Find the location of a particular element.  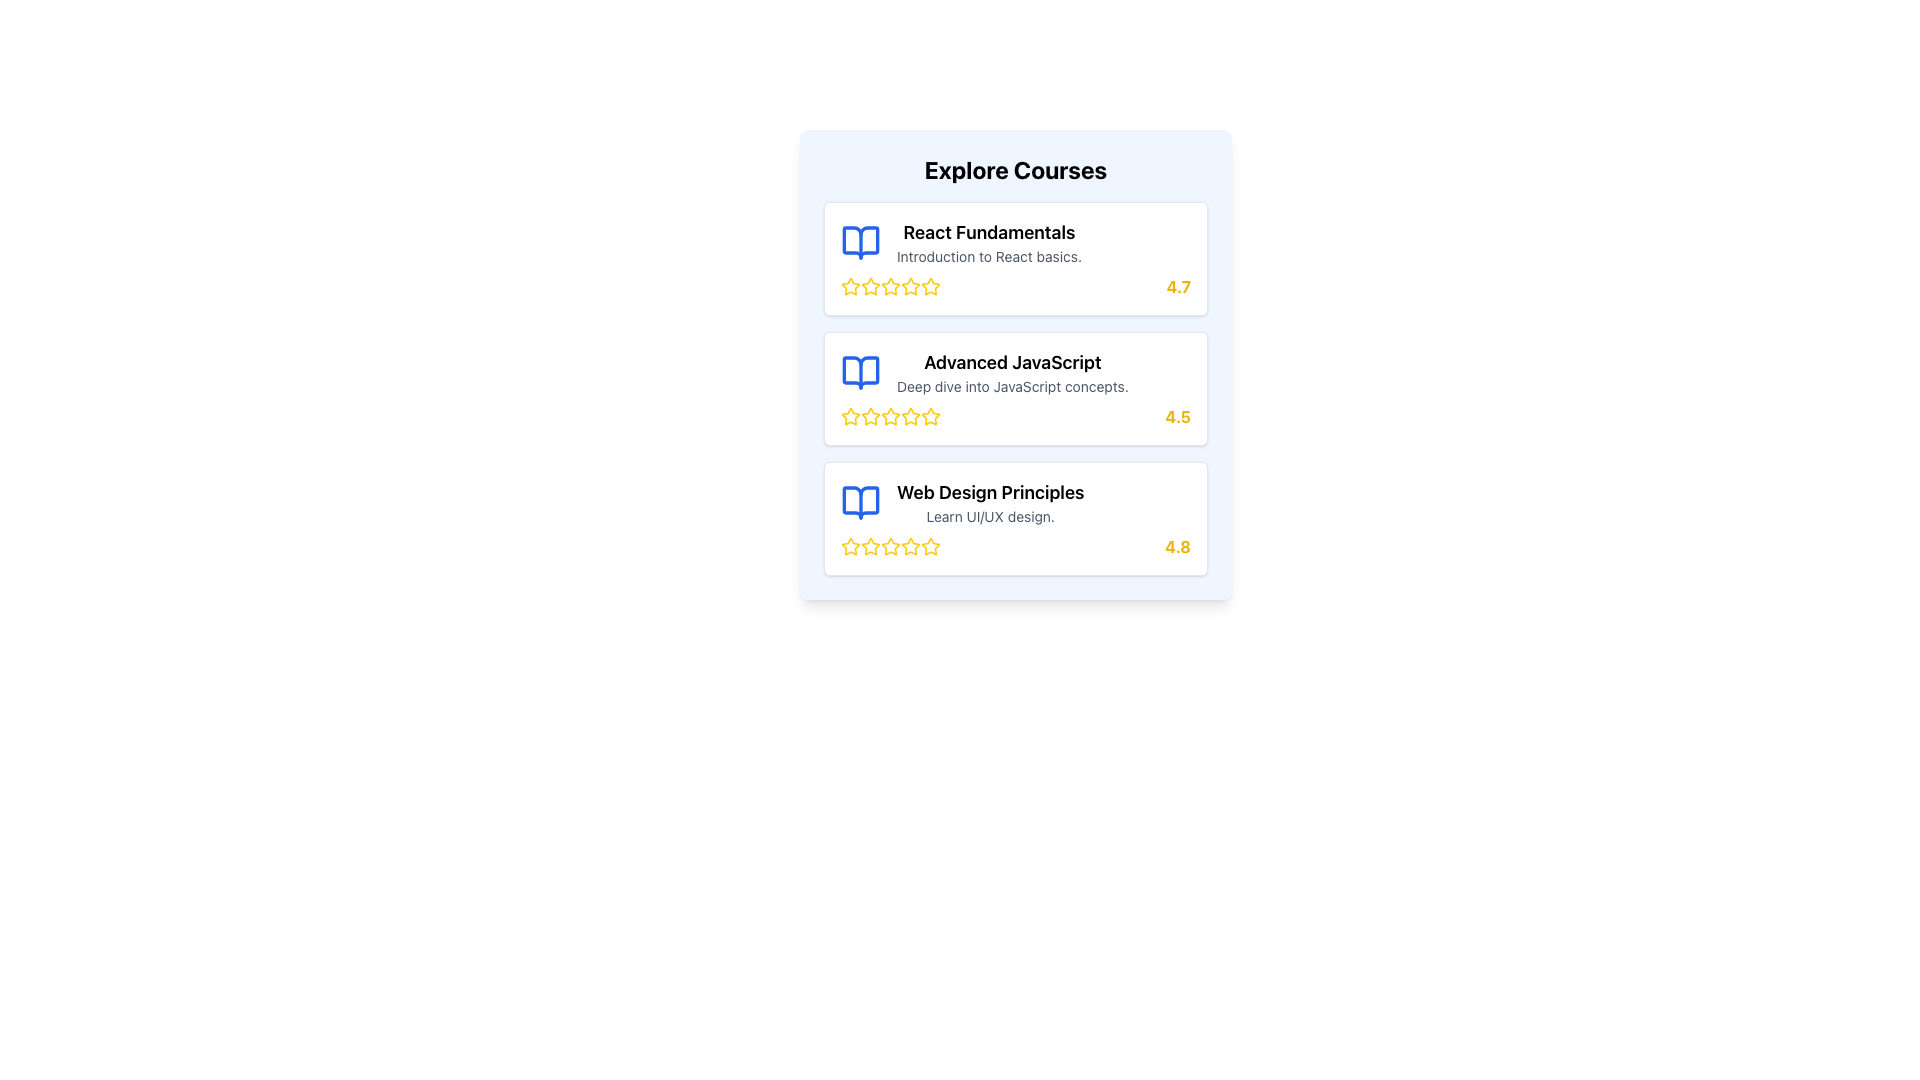

the first star icon in the five-star rating scale for the 'Web Design Principles' course to rate it is located at coordinates (850, 547).